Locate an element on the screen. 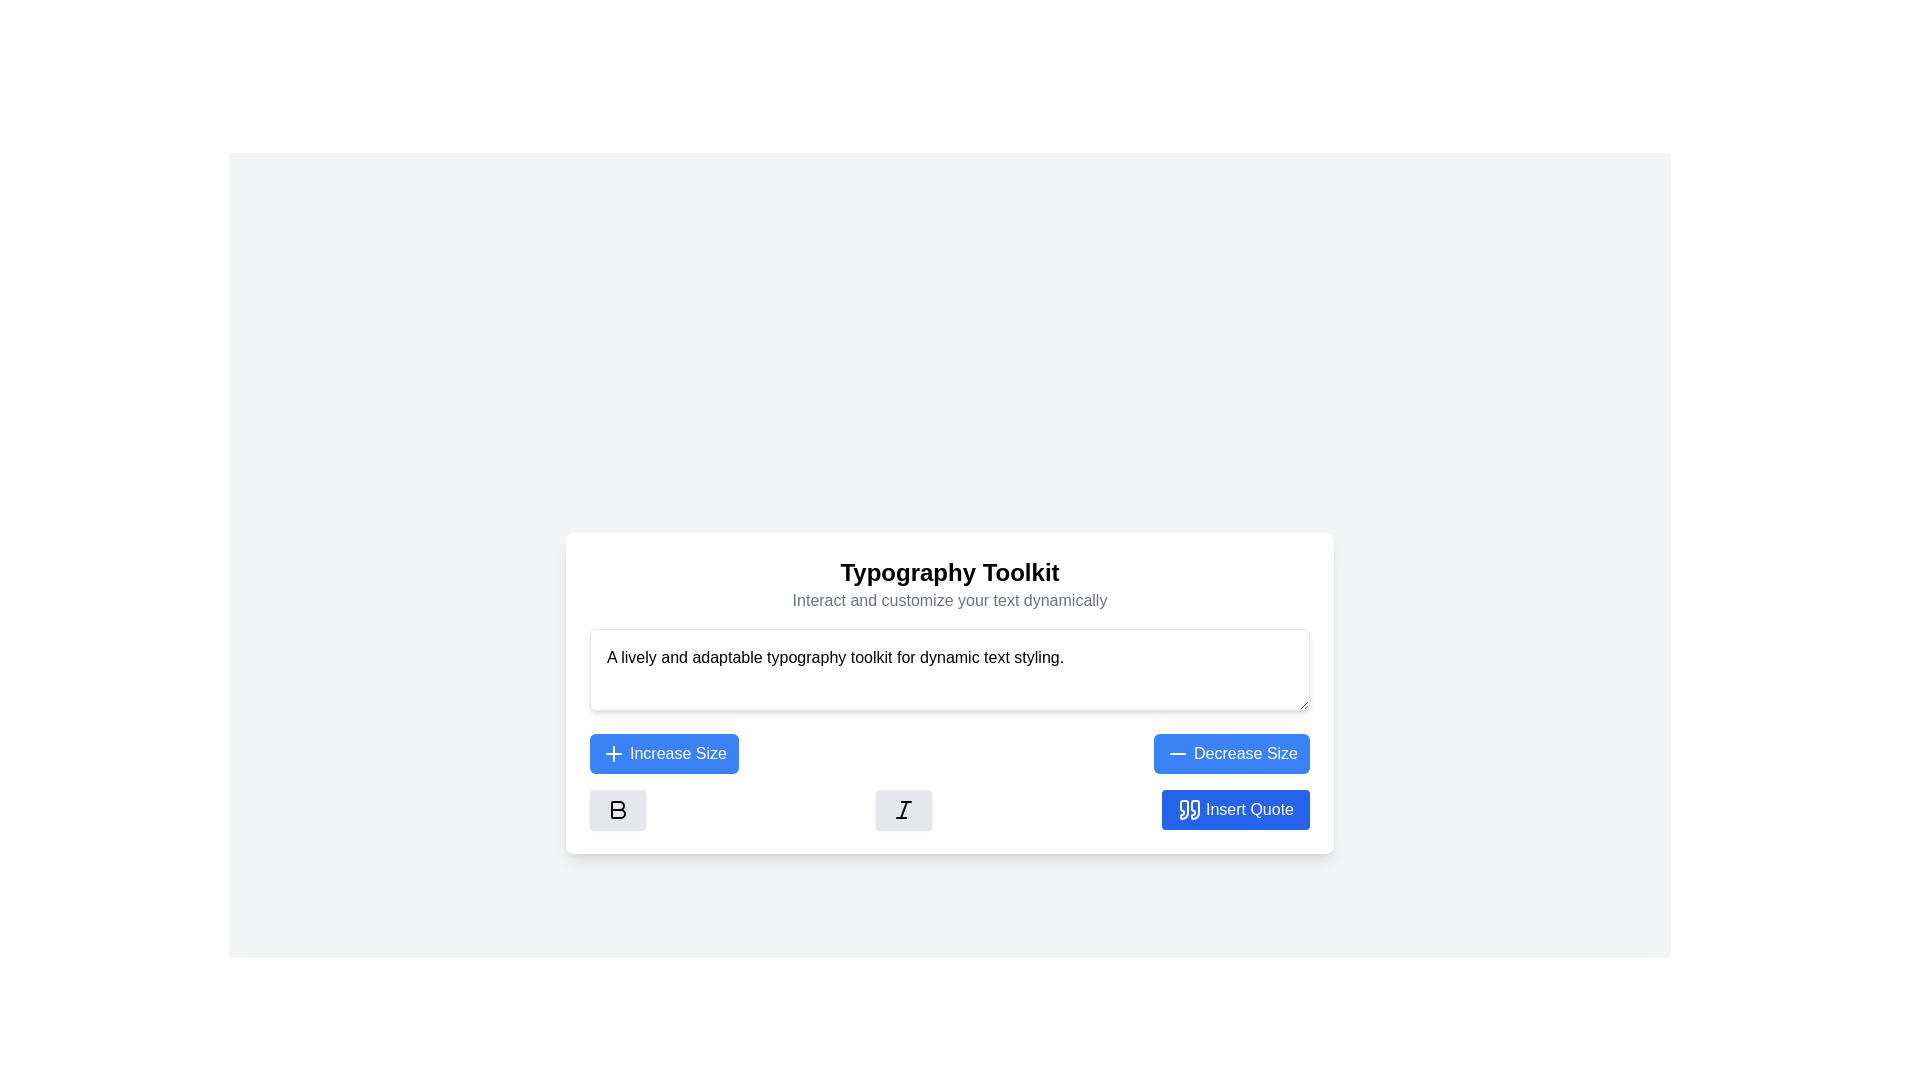  the italic formatting icon located in the bottom toolbar, which is a decorative graphical line part of the italic button's icon is located at coordinates (902, 808).